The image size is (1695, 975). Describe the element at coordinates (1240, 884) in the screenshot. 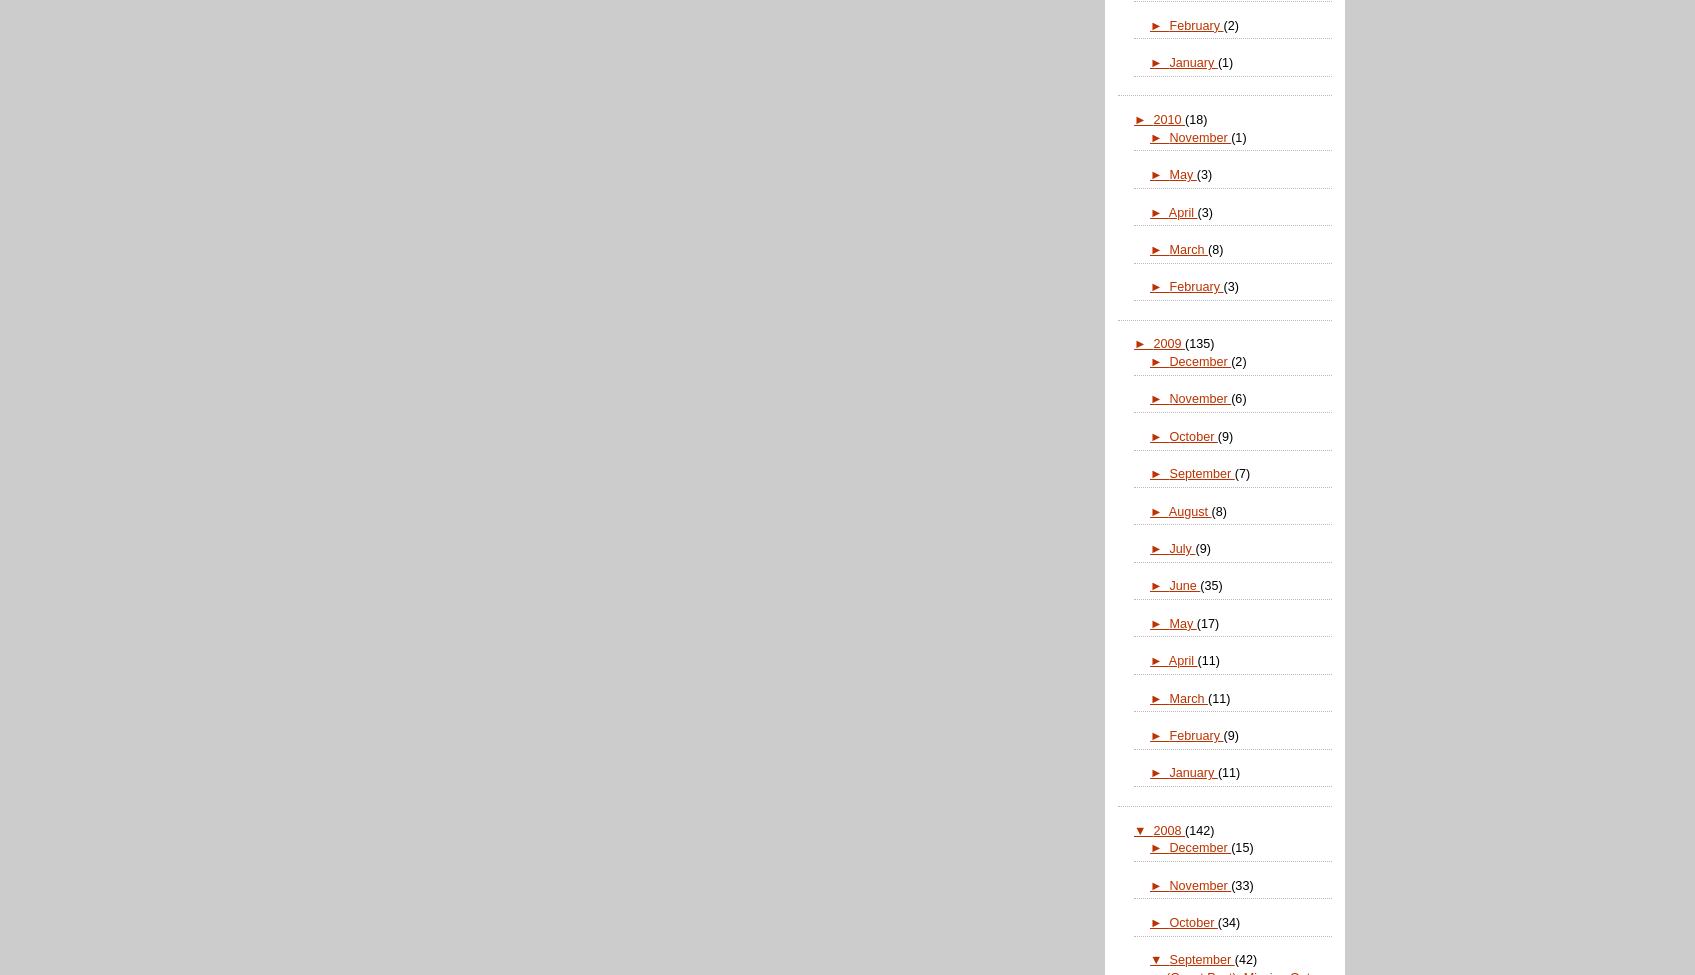

I see `'(33)'` at that location.